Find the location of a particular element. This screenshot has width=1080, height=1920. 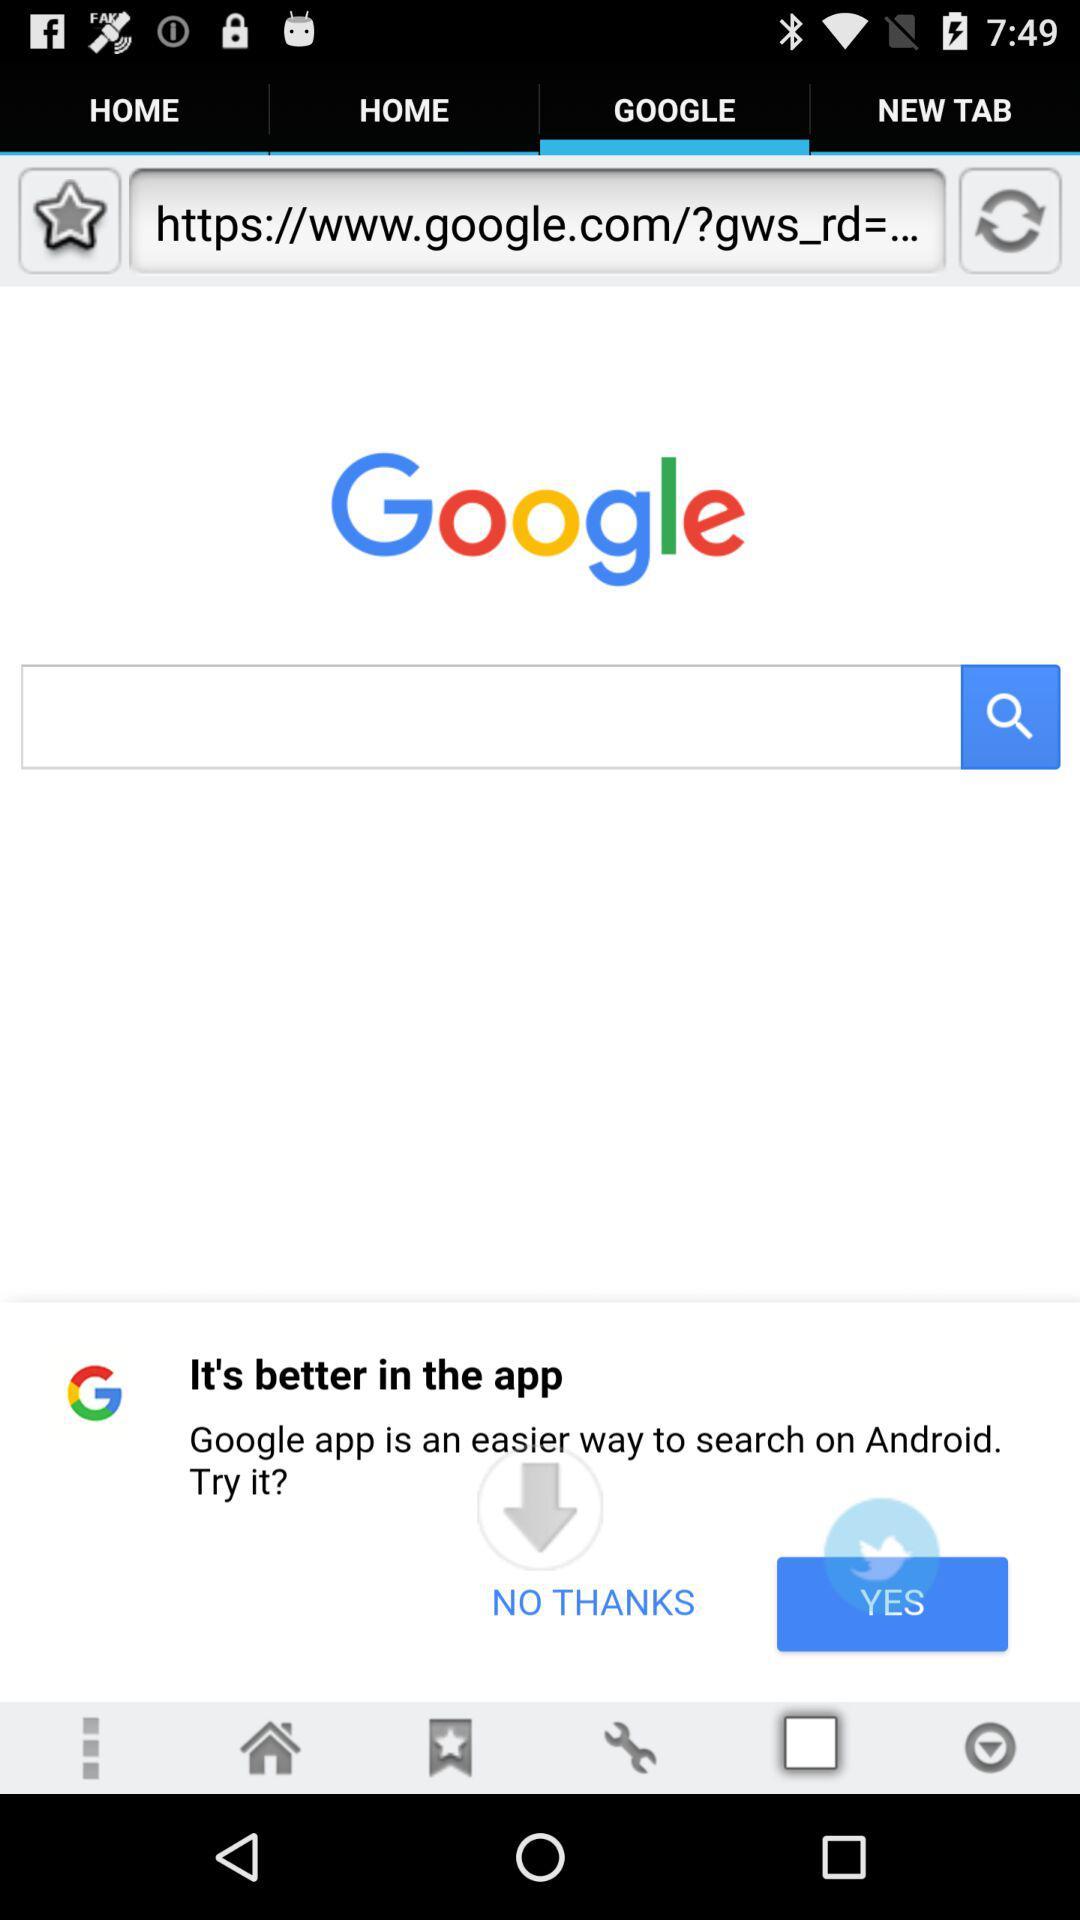

go down is located at coordinates (540, 1507).